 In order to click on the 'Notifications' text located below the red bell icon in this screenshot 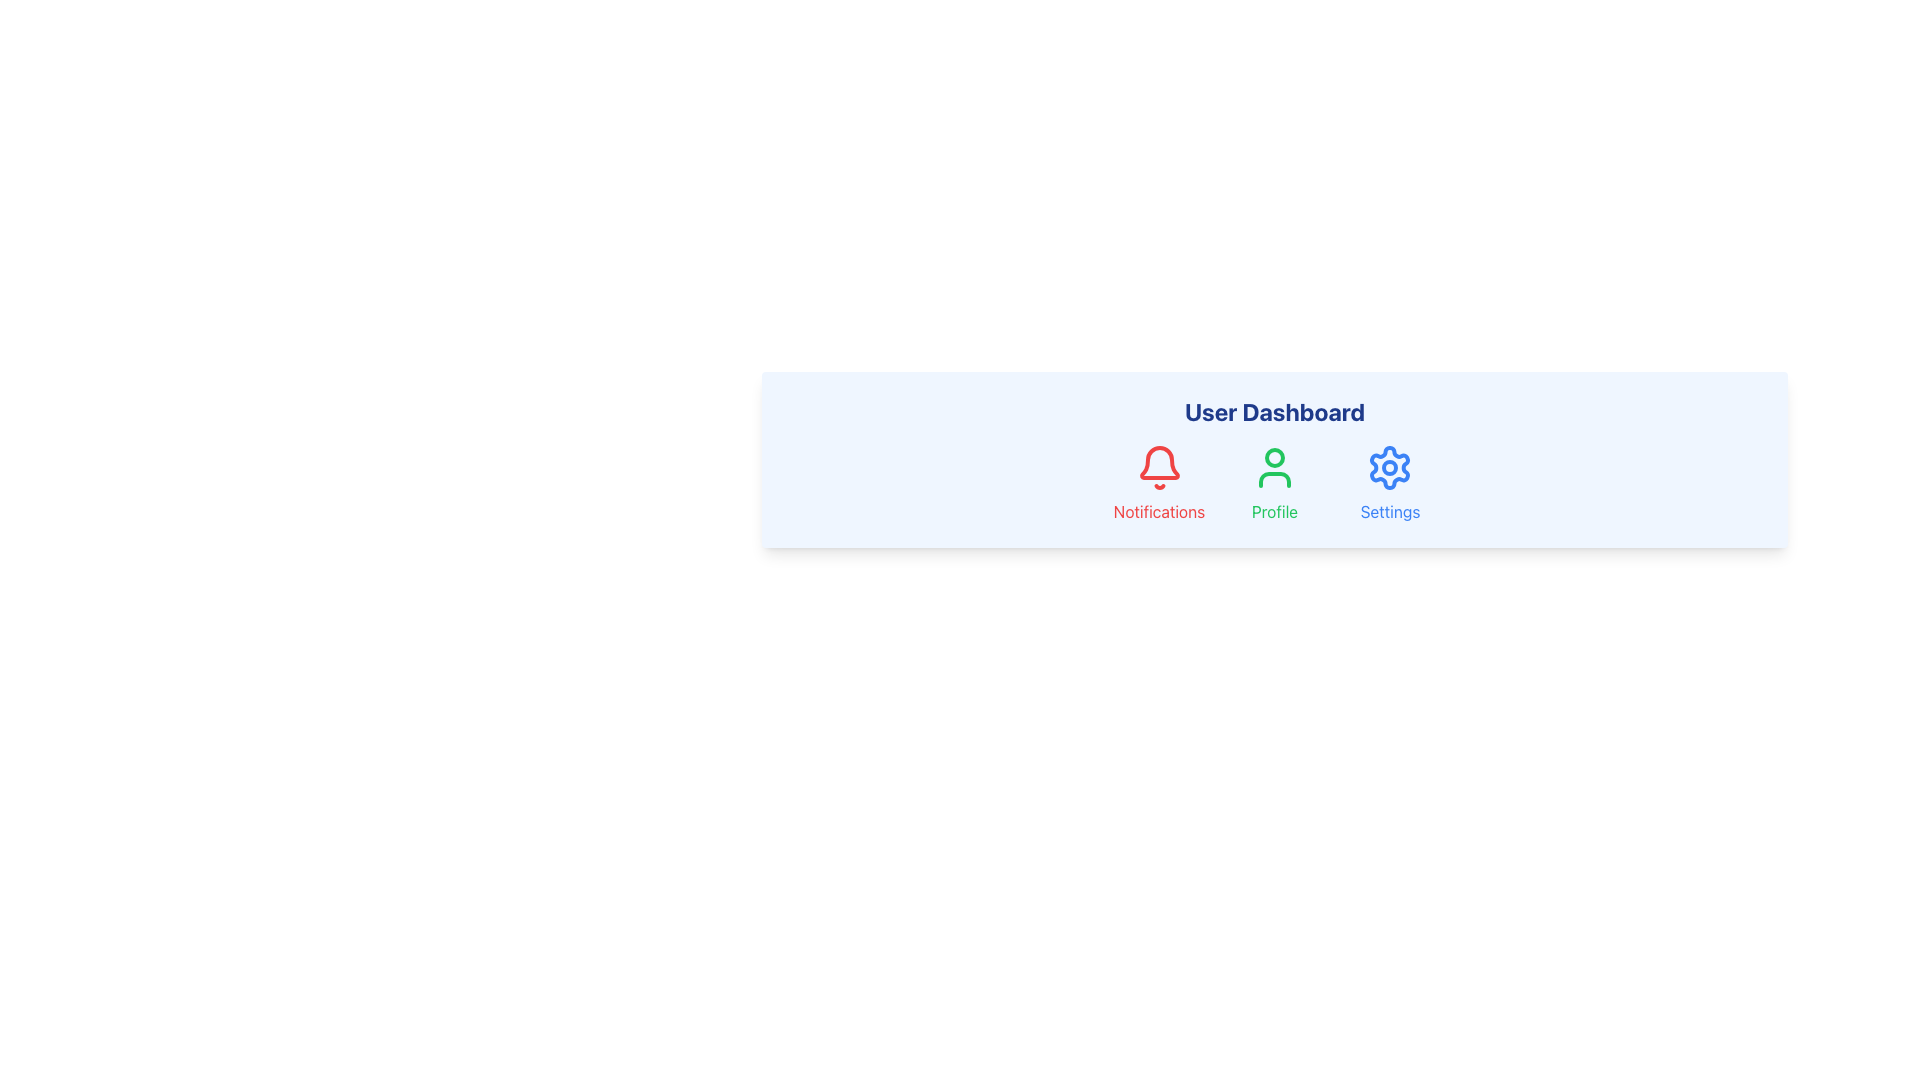, I will do `click(1159, 483)`.